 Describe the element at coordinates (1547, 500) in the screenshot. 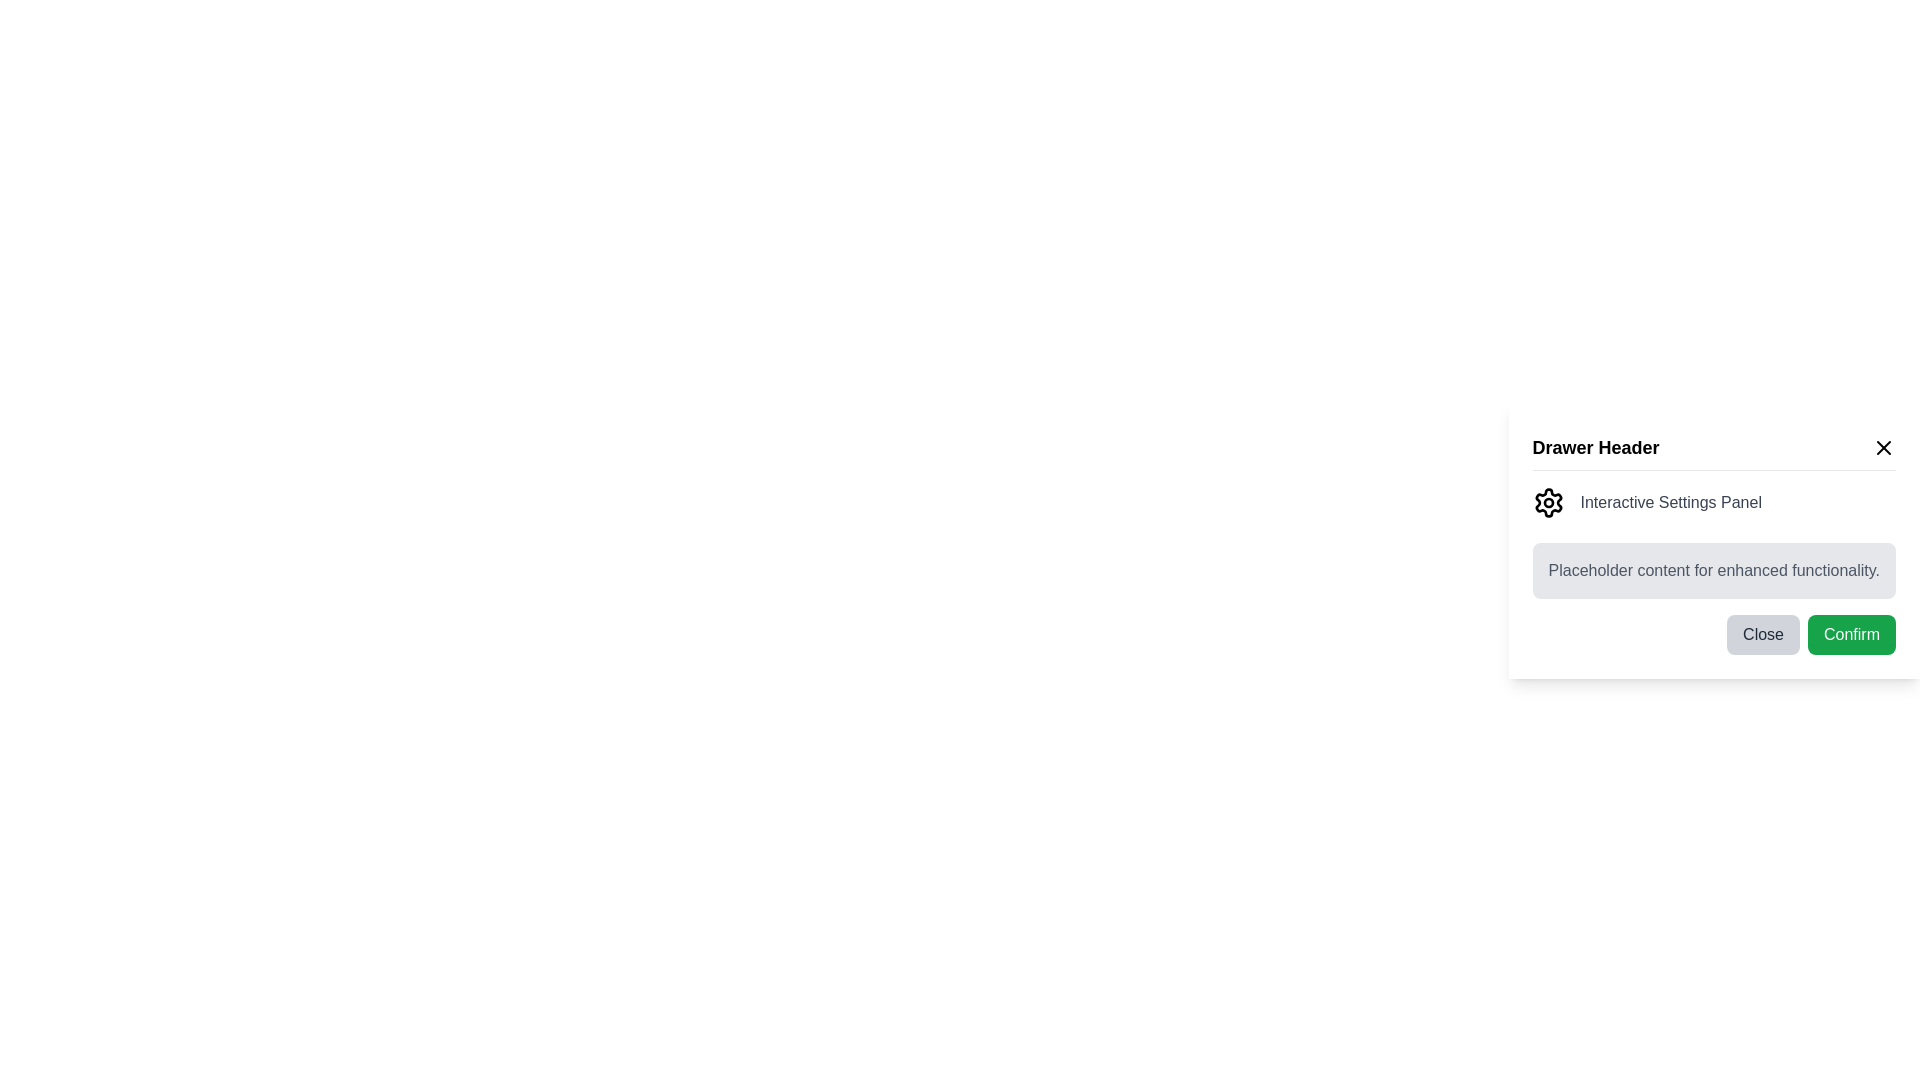

I see `the intricate cog icon located in the bottom right portion of the 'Interactive Settings Panel'` at that location.